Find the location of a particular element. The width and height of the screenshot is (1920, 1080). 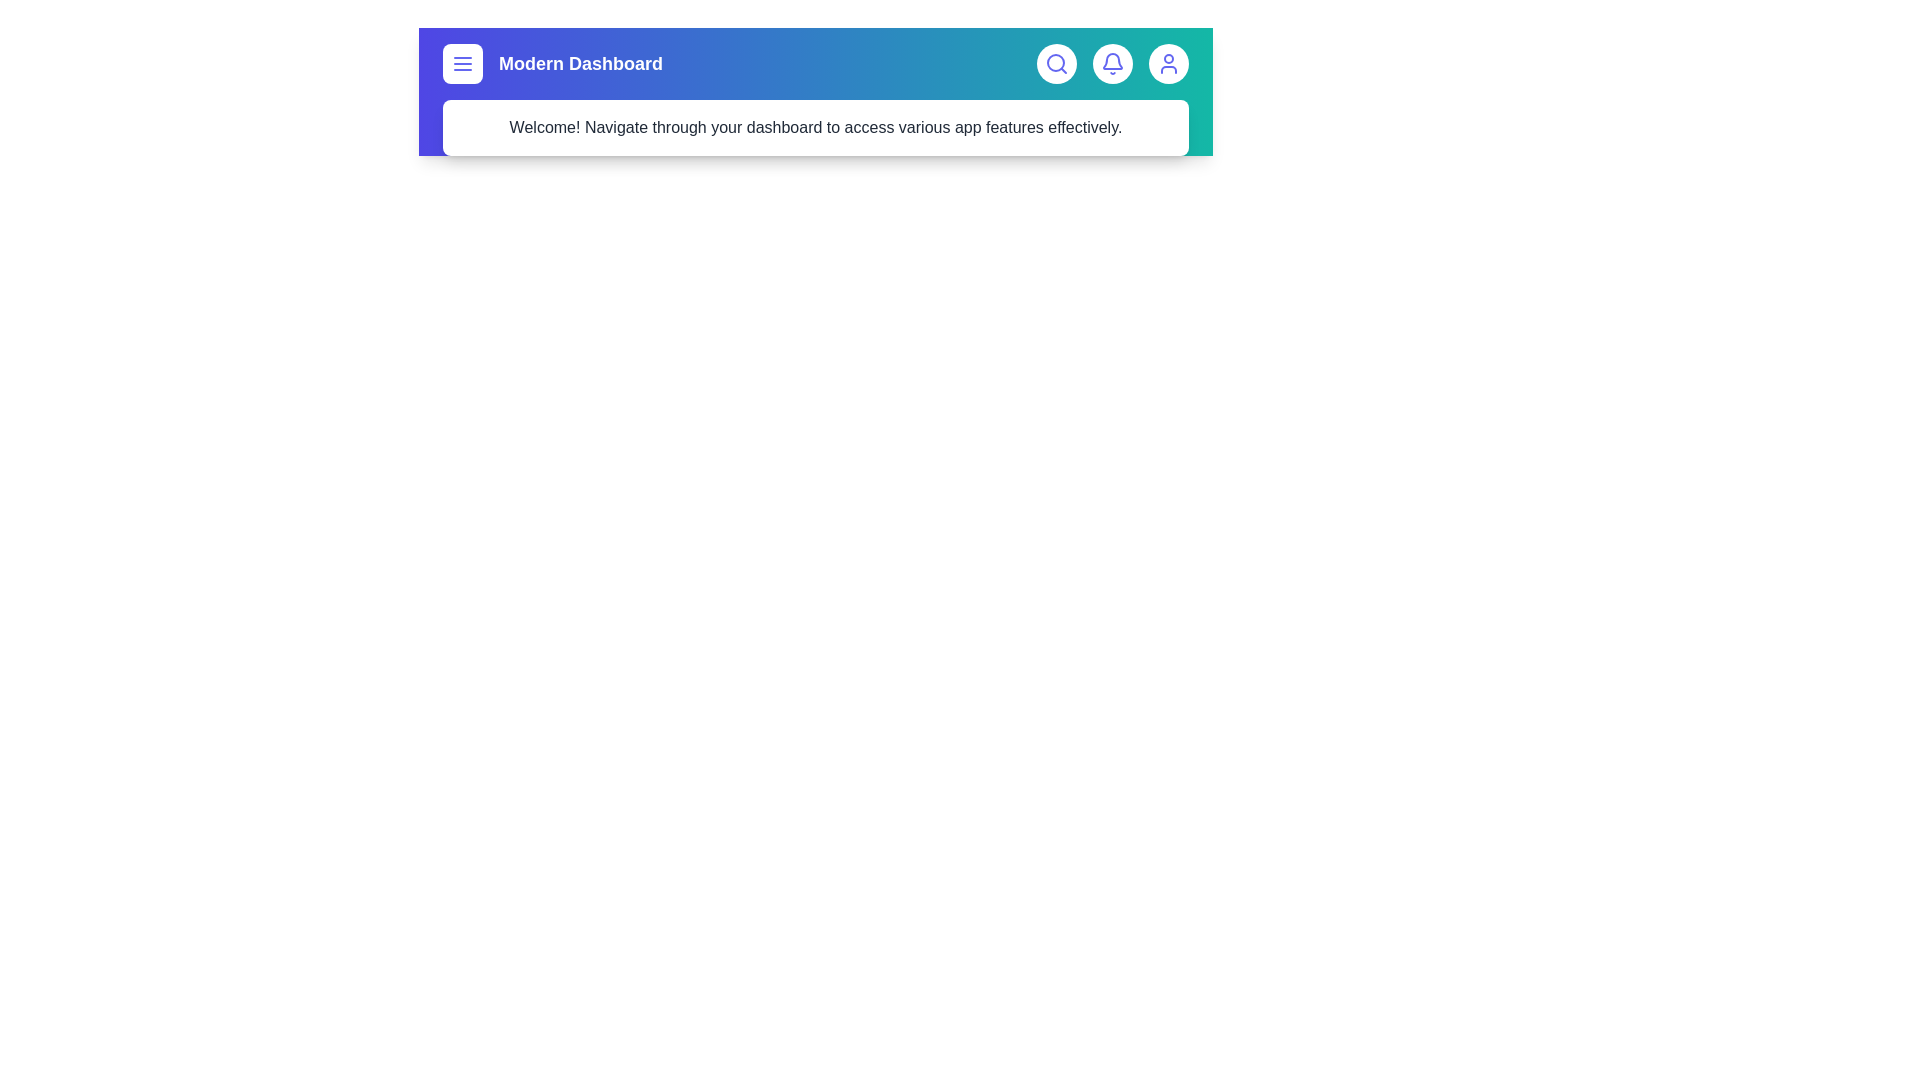

the bell icon to view notifications is located at coordinates (1112, 63).